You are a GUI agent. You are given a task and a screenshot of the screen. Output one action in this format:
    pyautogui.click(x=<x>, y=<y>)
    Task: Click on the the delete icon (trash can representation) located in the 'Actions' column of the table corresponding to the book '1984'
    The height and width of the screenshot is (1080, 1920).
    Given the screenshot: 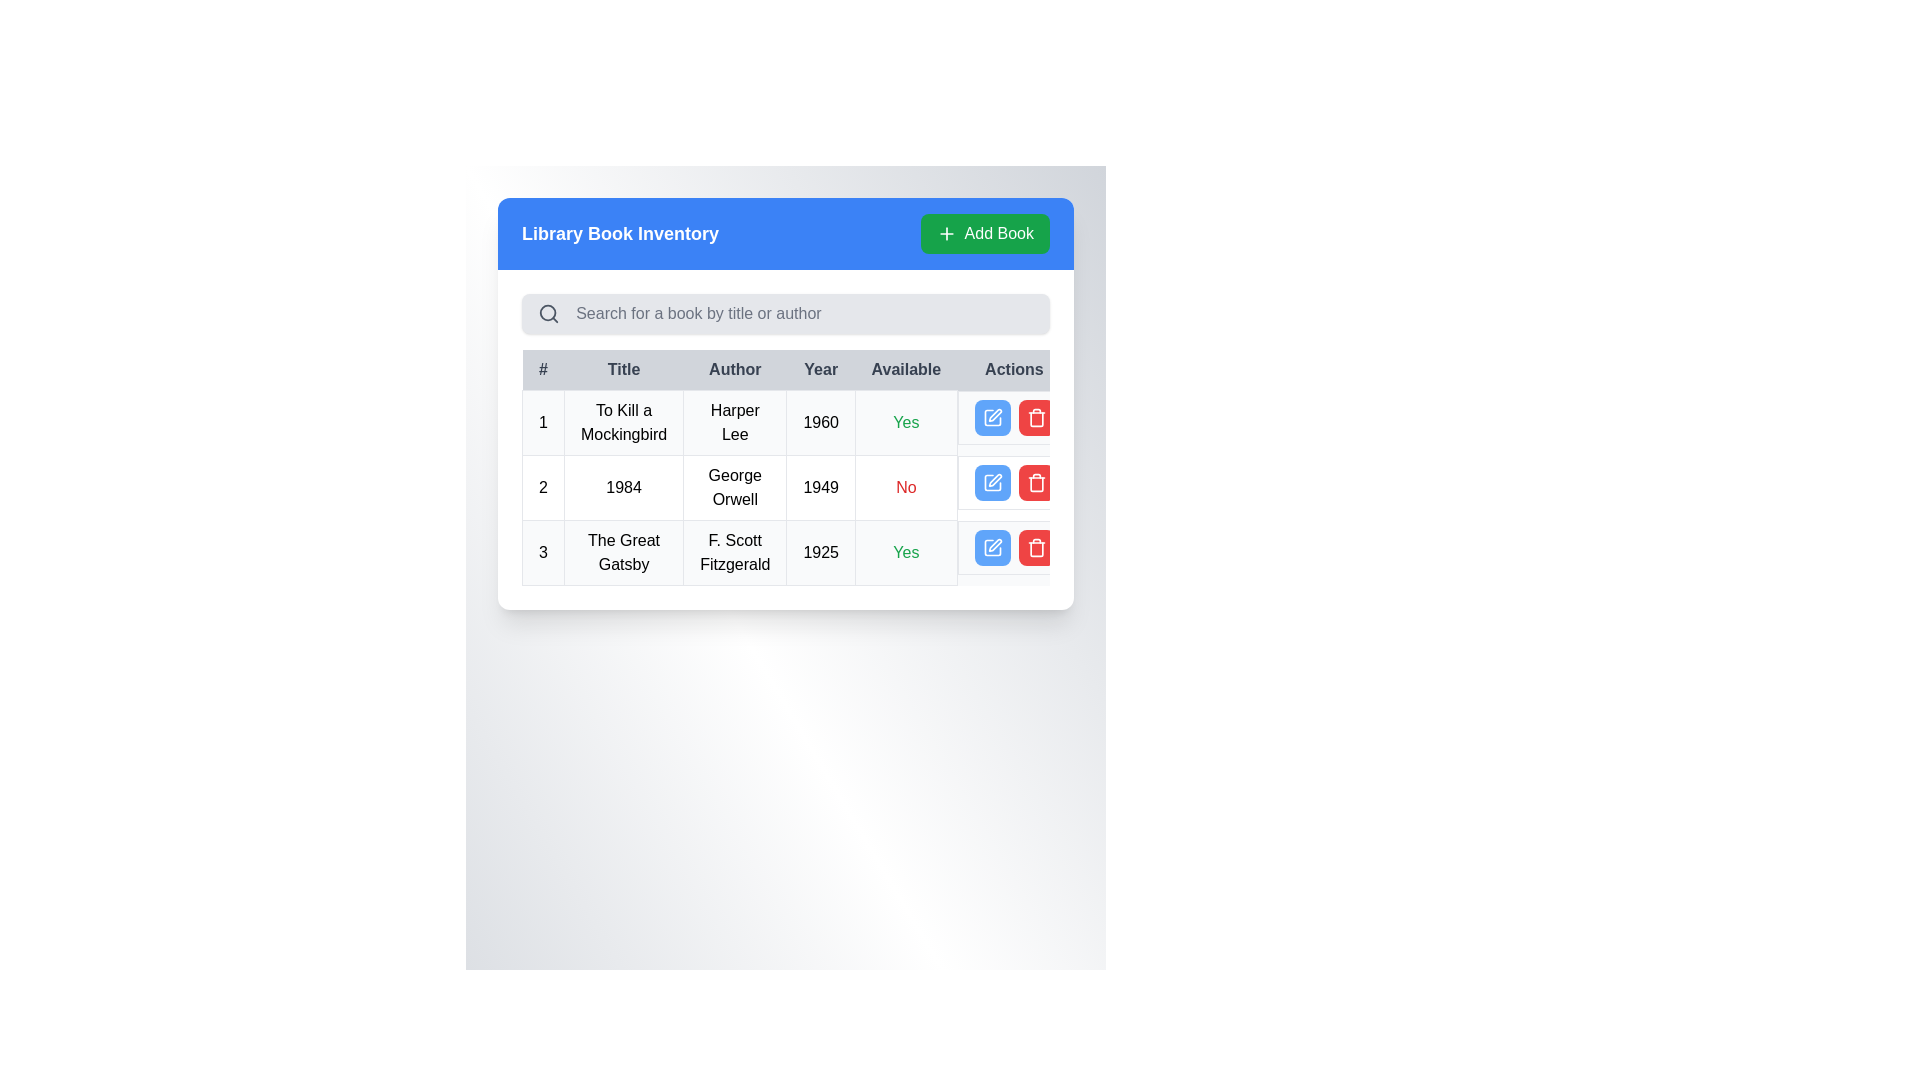 What is the action you would take?
    pyautogui.click(x=1036, y=484)
    